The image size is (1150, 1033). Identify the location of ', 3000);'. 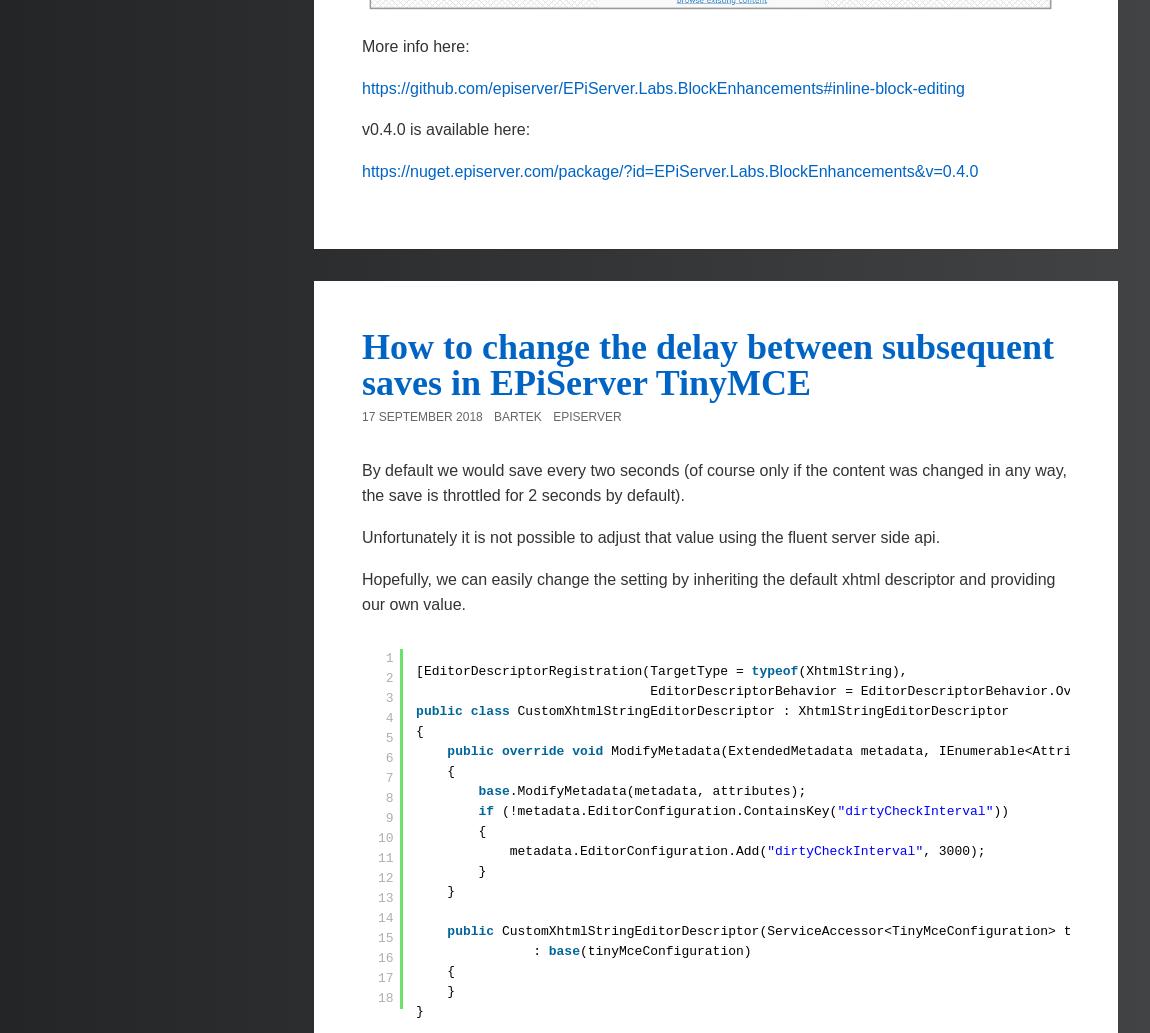
(954, 850).